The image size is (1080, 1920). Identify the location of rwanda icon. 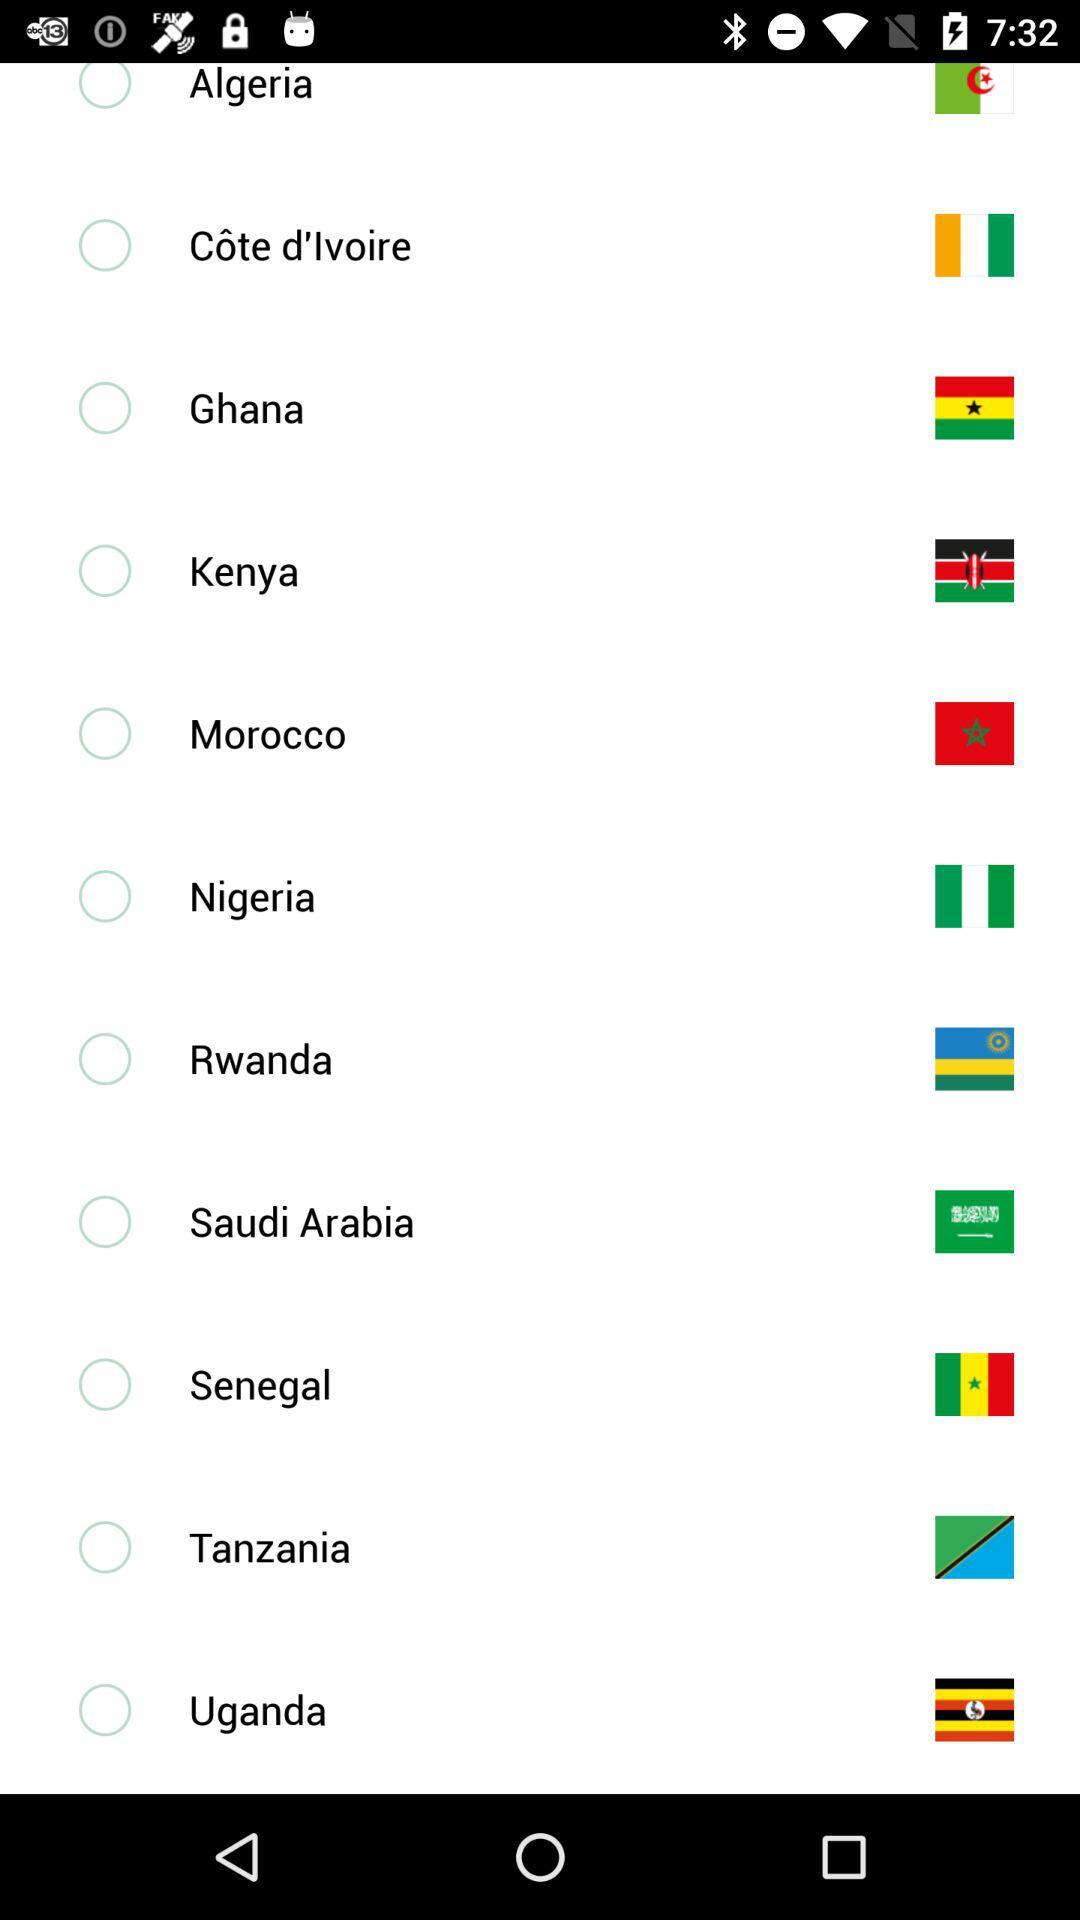
(528, 1057).